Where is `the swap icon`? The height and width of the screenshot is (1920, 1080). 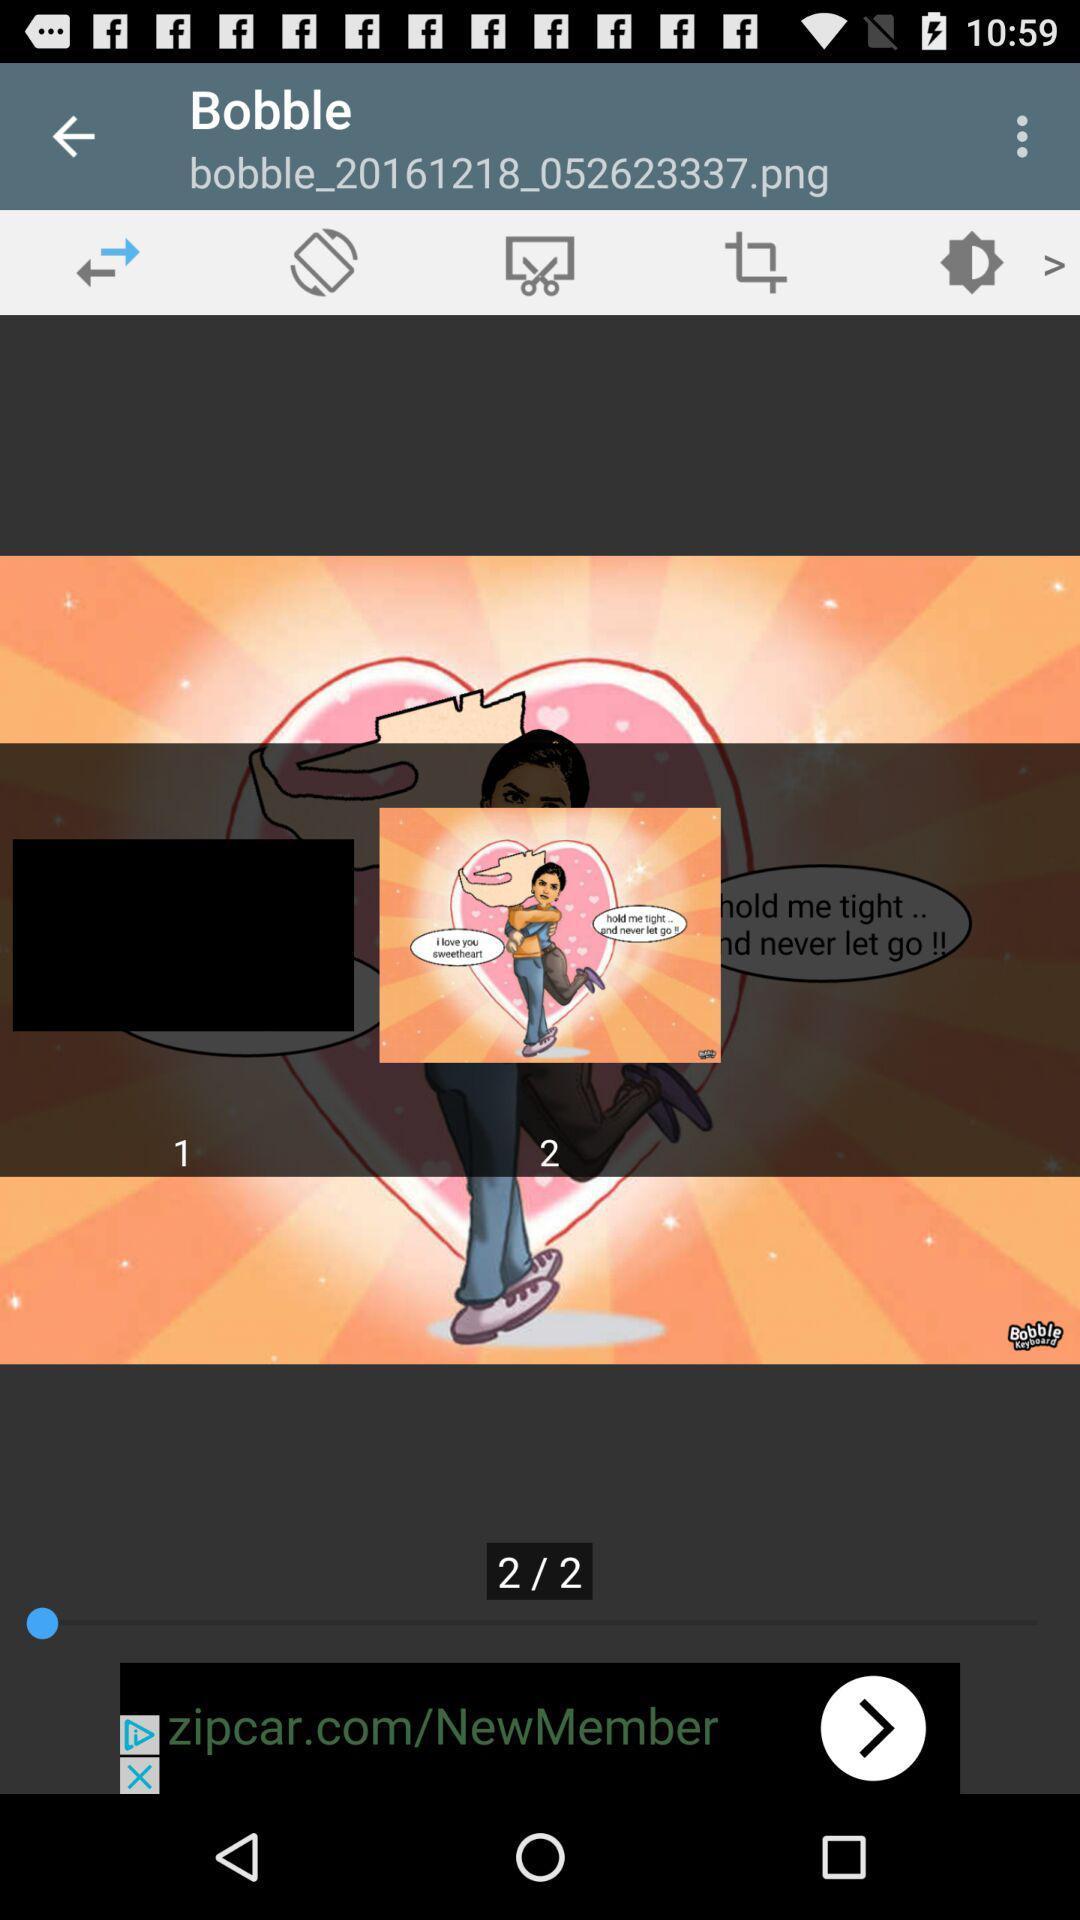 the swap icon is located at coordinates (108, 261).